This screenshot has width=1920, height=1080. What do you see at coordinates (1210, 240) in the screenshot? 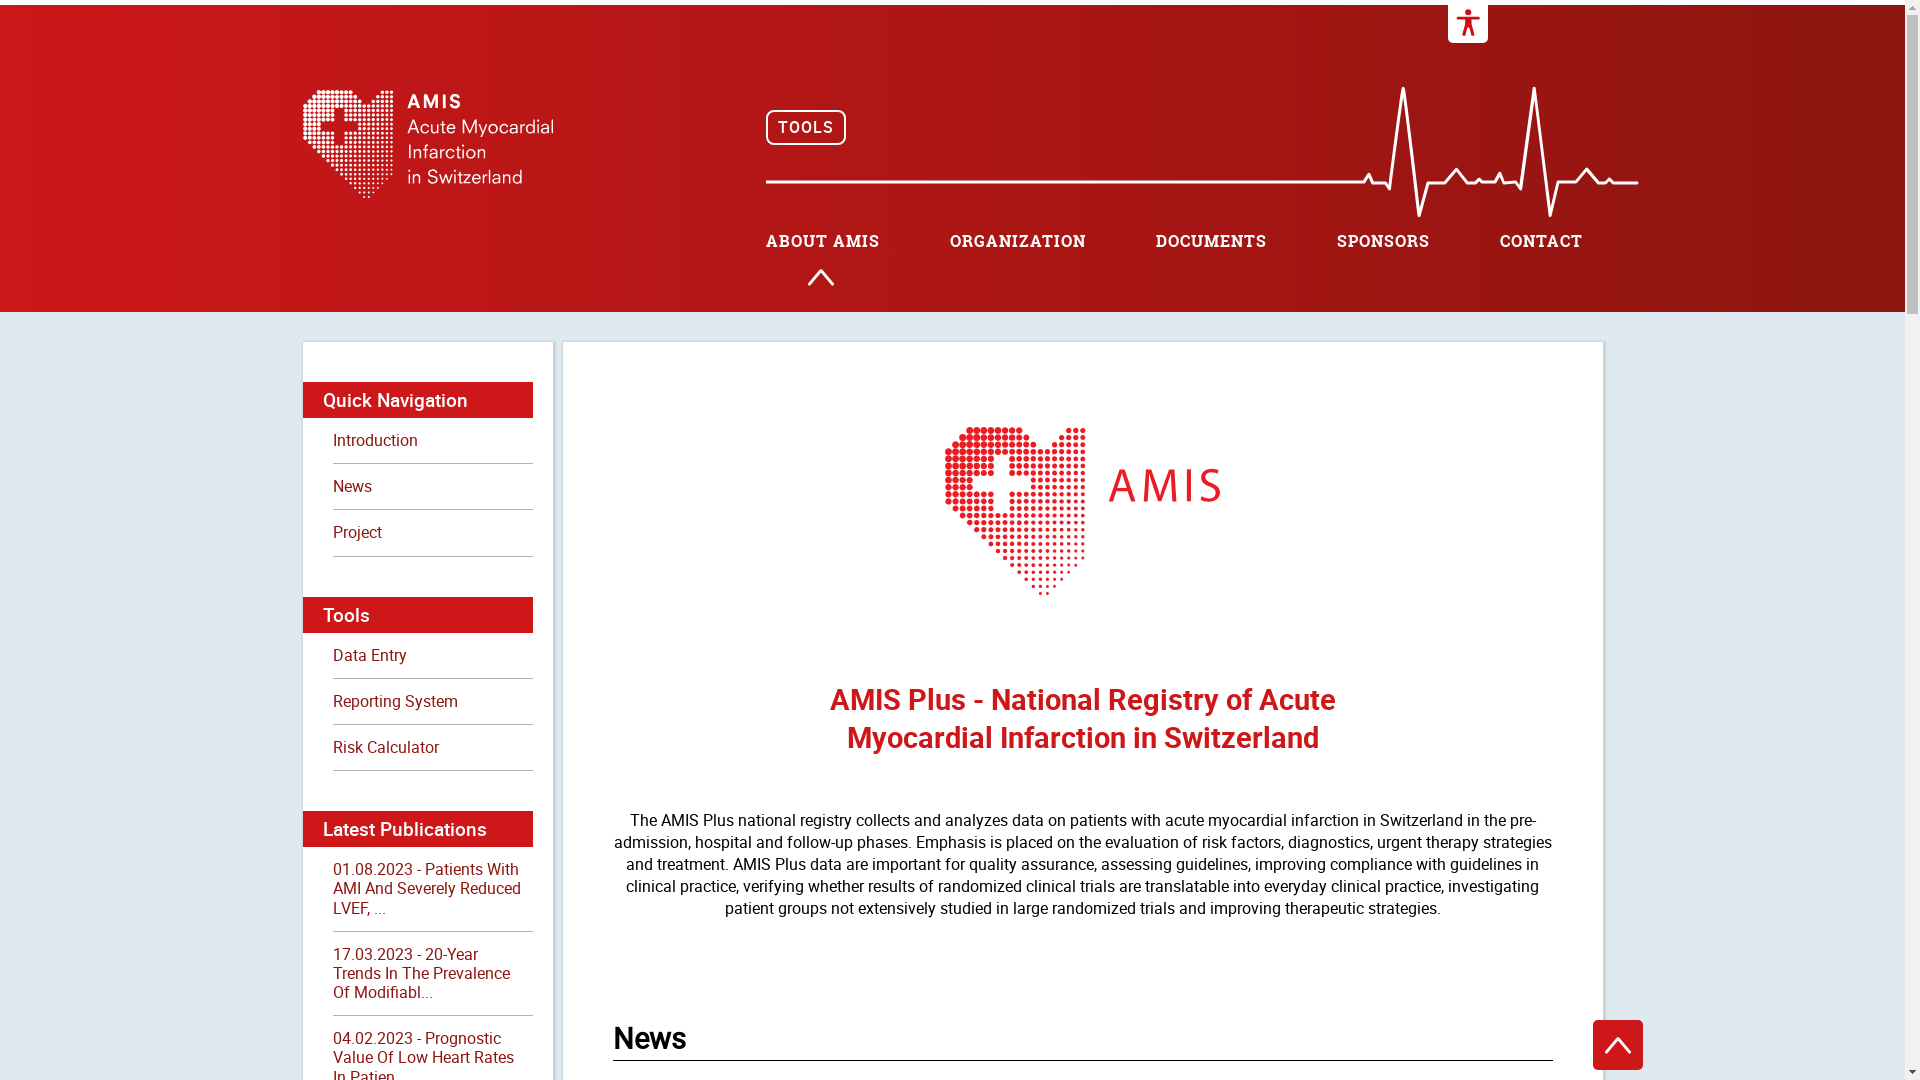
I see `'DOCUMENTS'` at bounding box center [1210, 240].